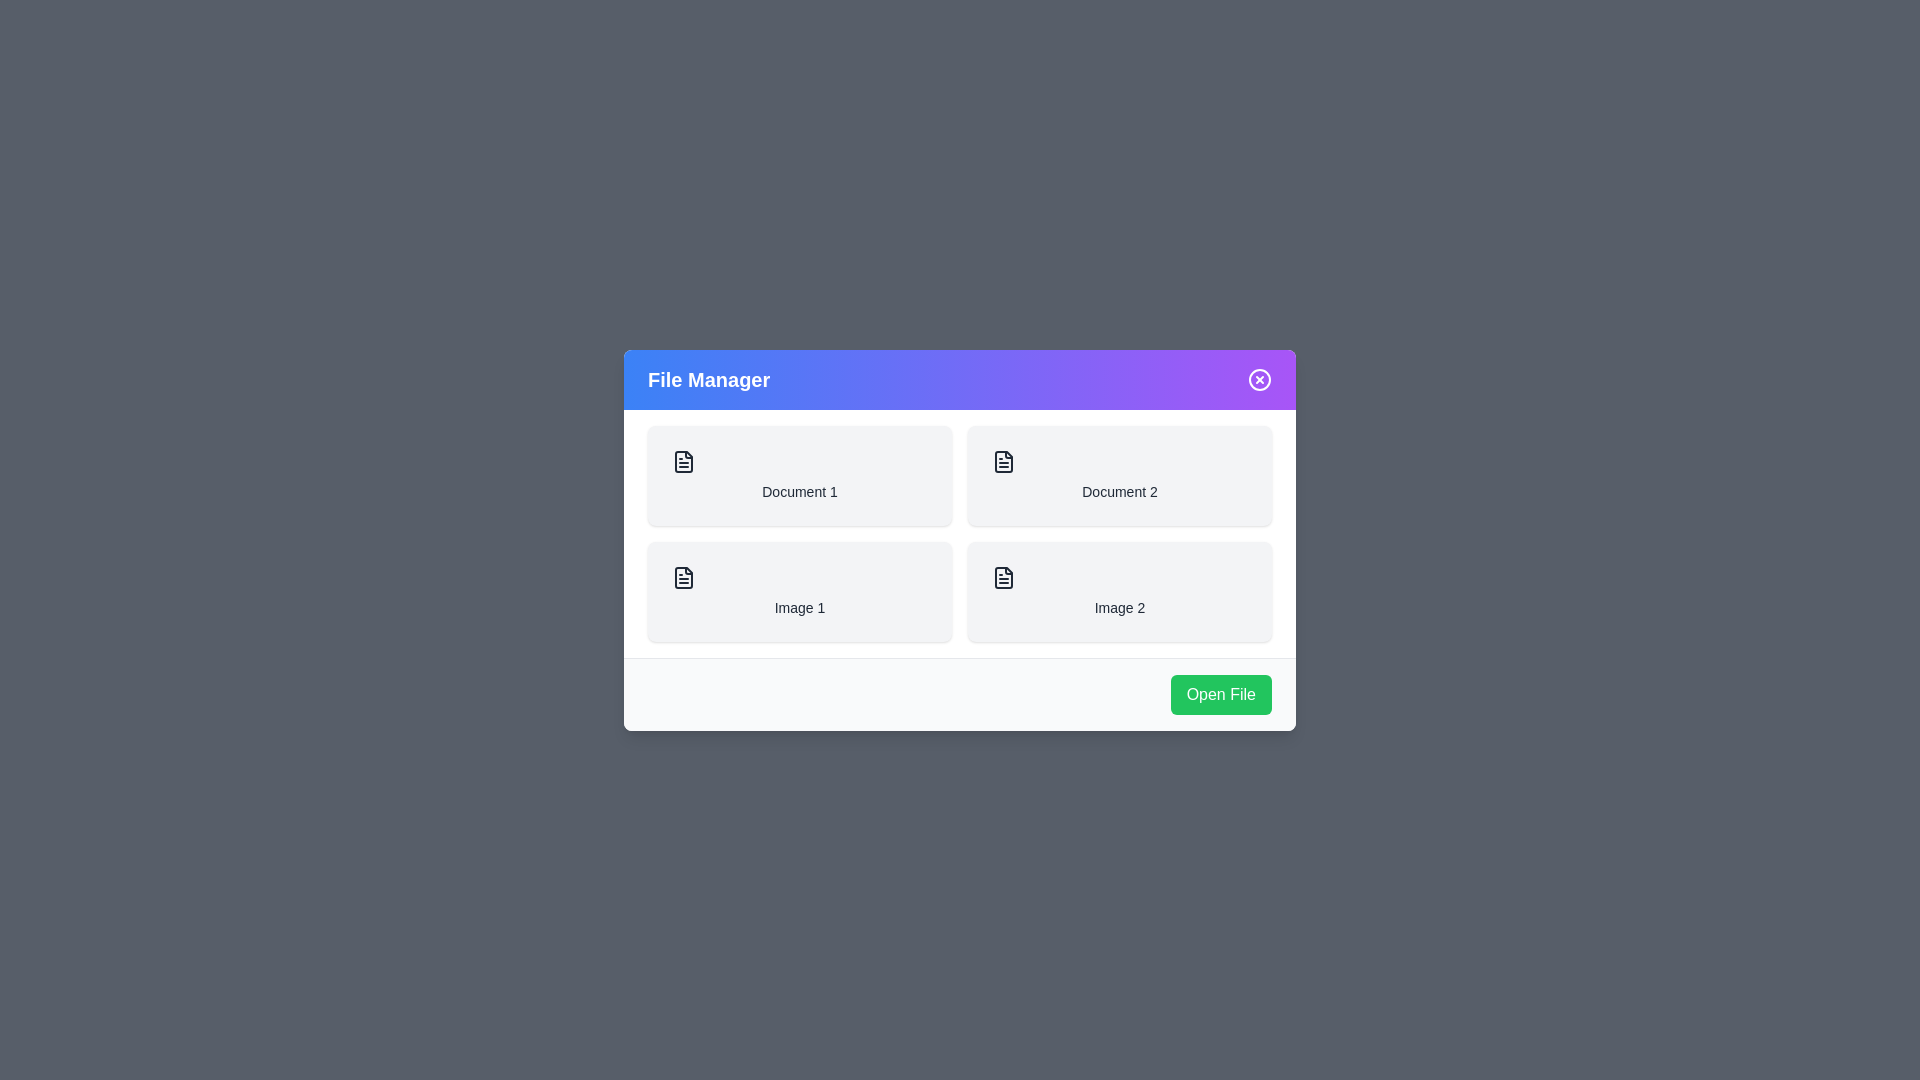 This screenshot has height=1080, width=1920. Describe the element at coordinates (800, 590) in the screenshot. I see `the file item Image 1 from the list` at that location.